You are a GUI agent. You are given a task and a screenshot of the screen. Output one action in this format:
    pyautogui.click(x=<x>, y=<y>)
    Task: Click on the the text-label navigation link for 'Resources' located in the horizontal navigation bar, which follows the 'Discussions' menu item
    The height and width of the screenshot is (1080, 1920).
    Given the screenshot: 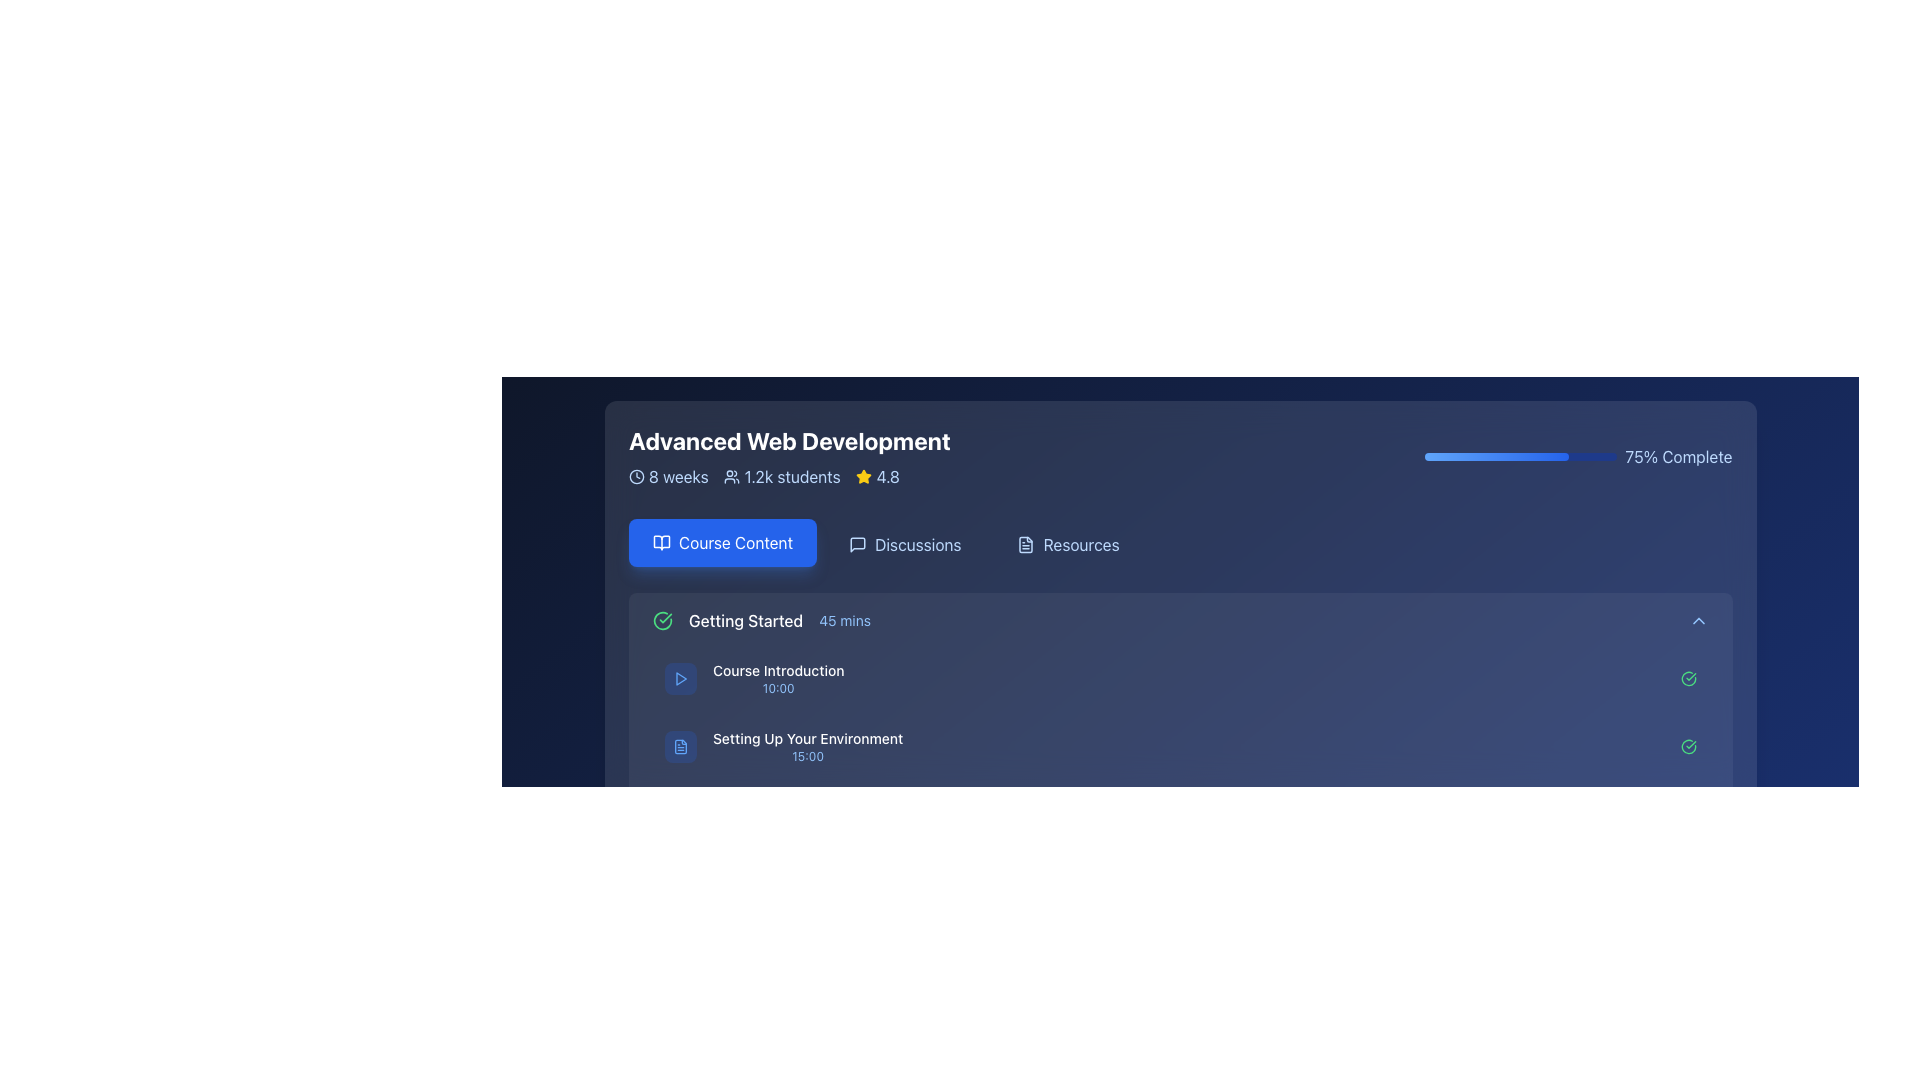 What is the action you would take?
    pyautogui.click(x=1080, y=544)
    